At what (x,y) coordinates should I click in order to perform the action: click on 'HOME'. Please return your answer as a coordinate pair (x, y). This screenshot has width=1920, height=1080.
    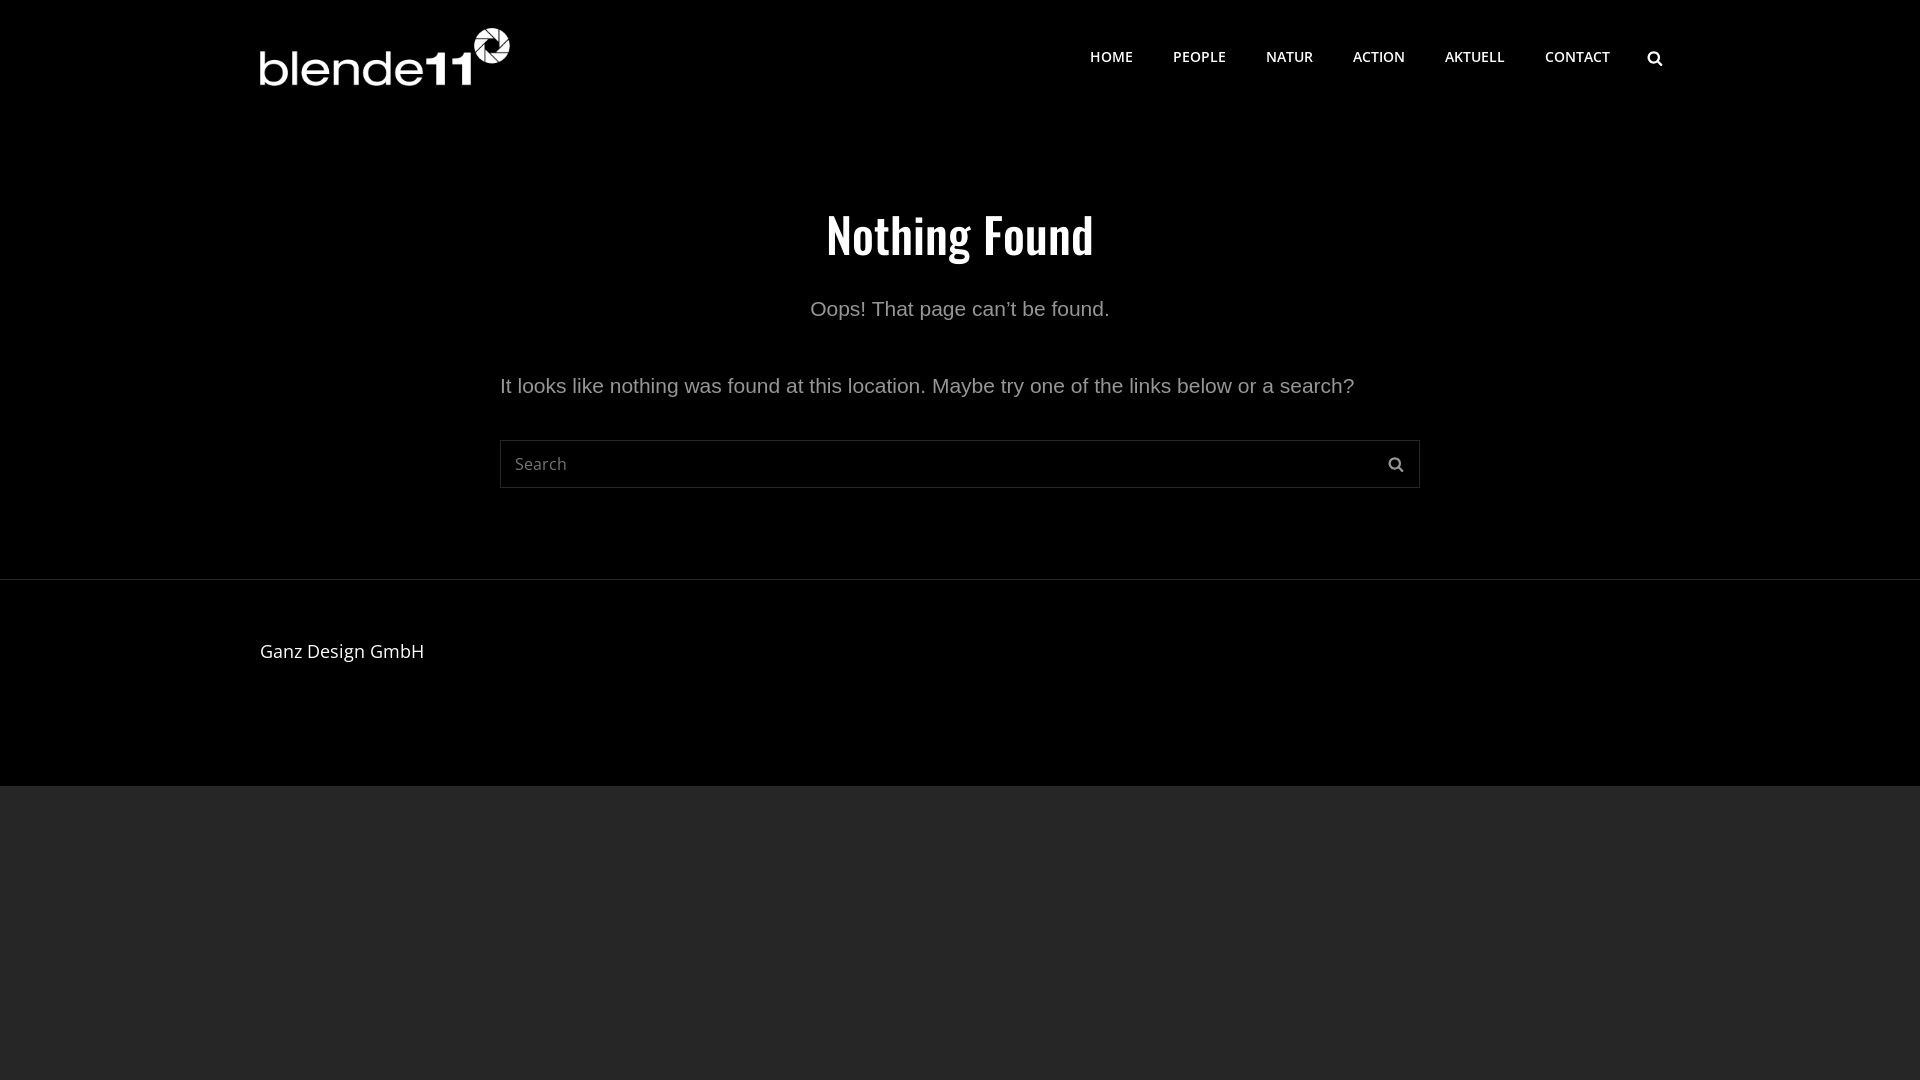
    Looking at the image, I should click on (1069, 56).